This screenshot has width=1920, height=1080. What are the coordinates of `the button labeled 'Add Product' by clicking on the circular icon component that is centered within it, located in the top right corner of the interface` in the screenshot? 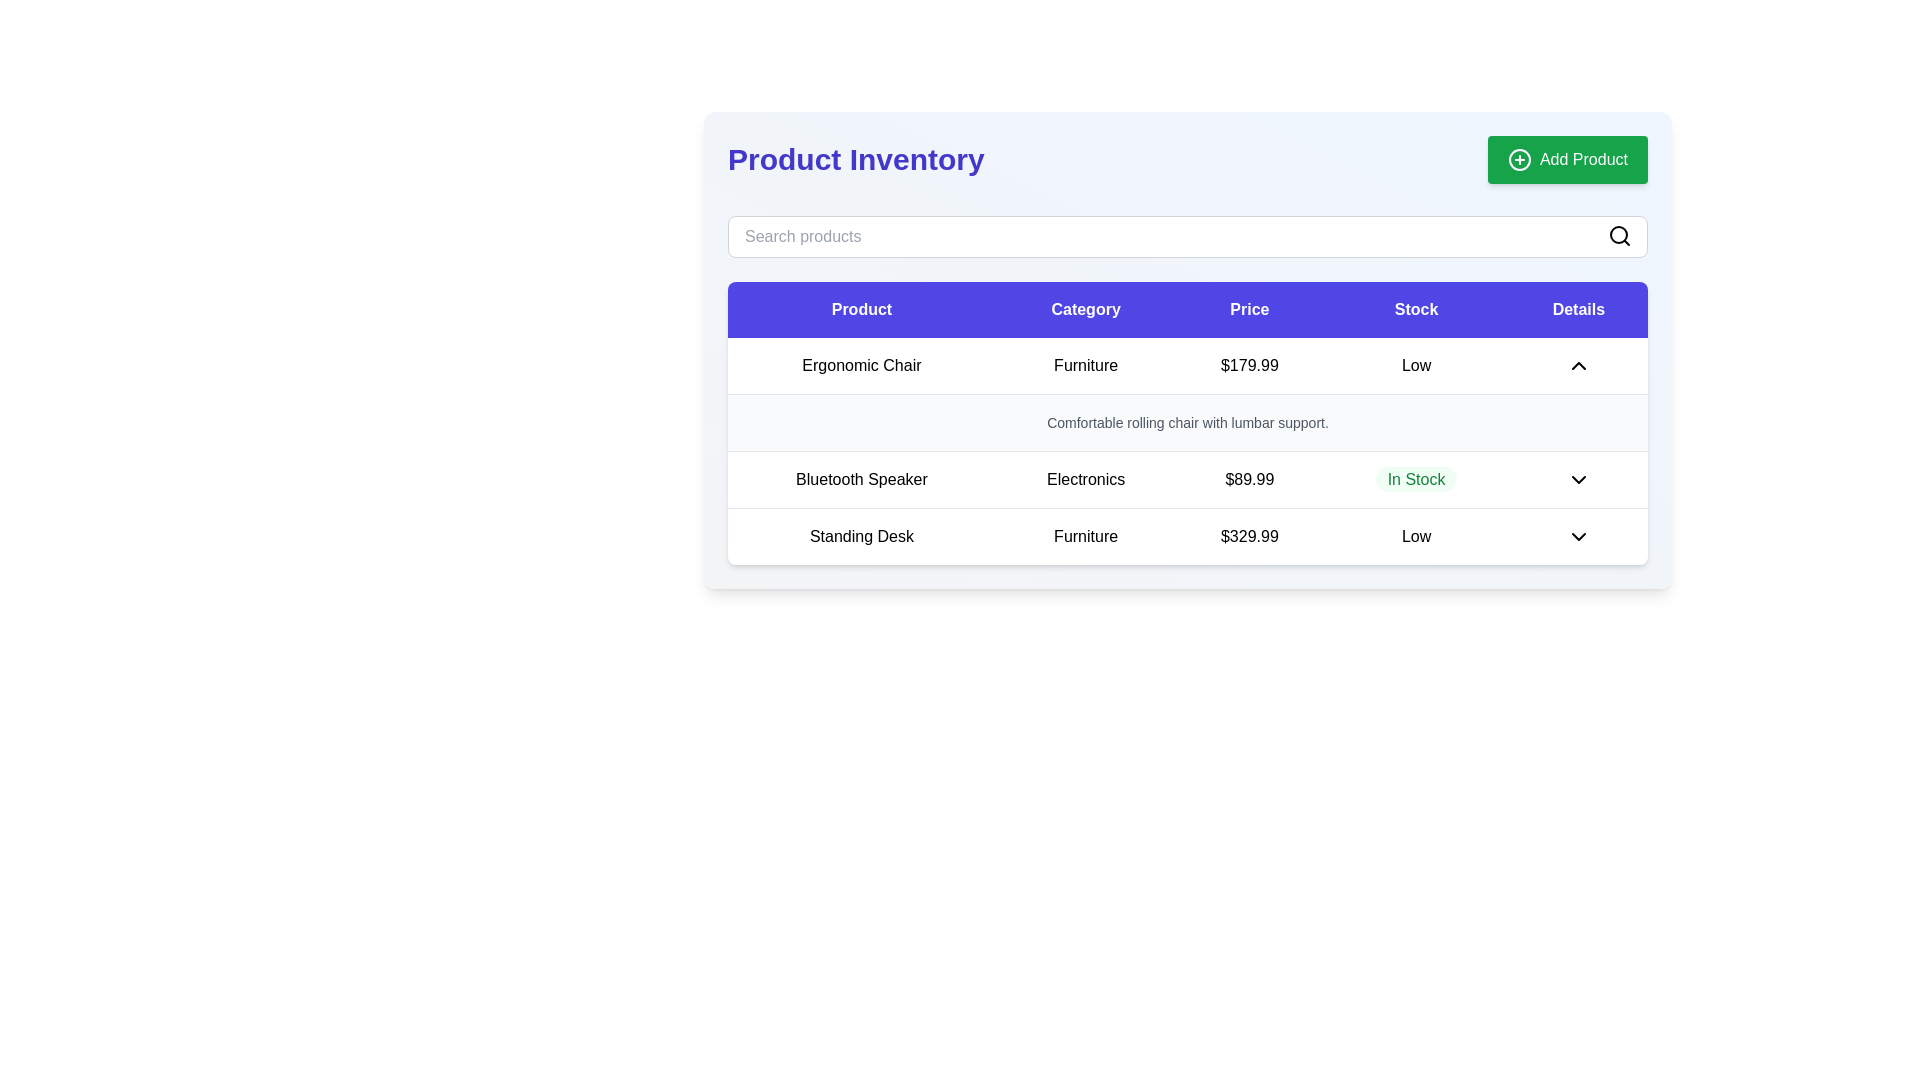 It's located at (1519, 158).